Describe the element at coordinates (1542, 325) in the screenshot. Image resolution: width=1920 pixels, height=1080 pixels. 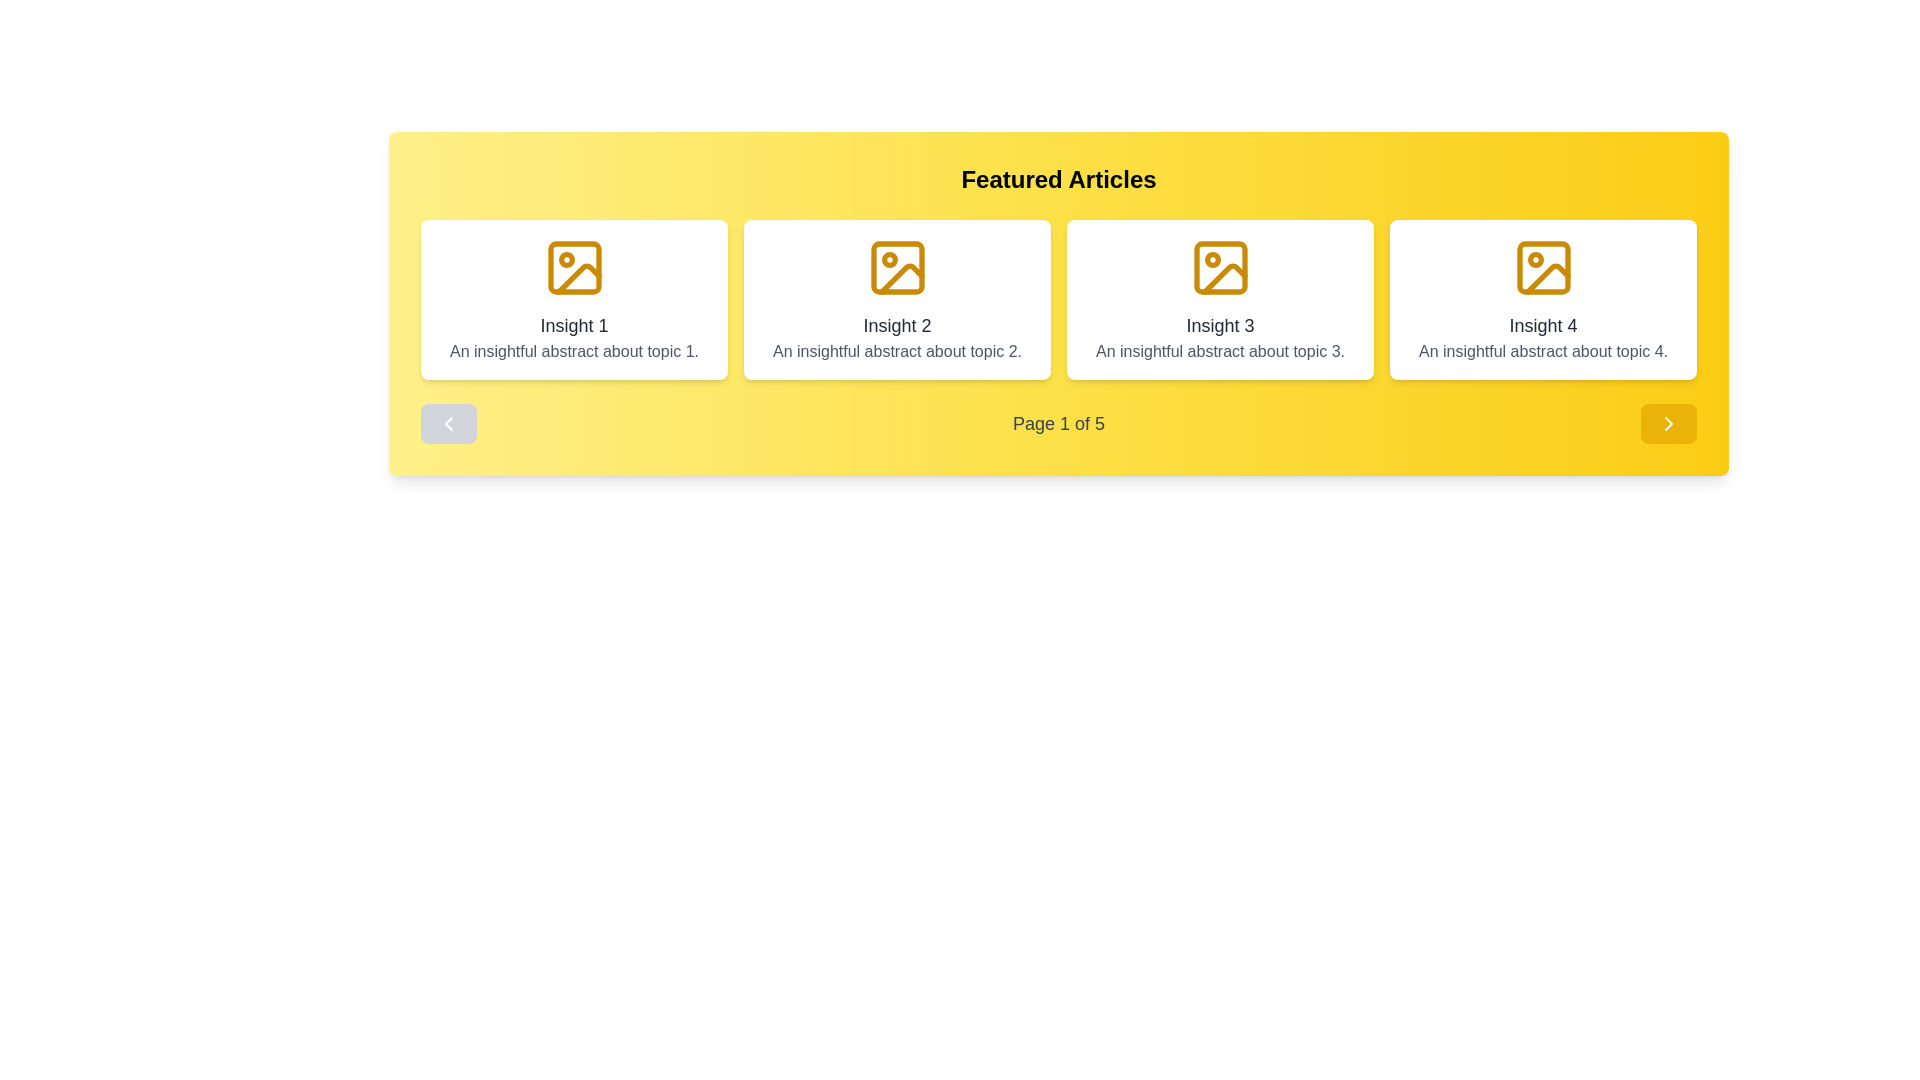
I see `text displayed in the text label 'Insight 4', which is centrally located in the fourth card of a horizontal grid layout` at that location.